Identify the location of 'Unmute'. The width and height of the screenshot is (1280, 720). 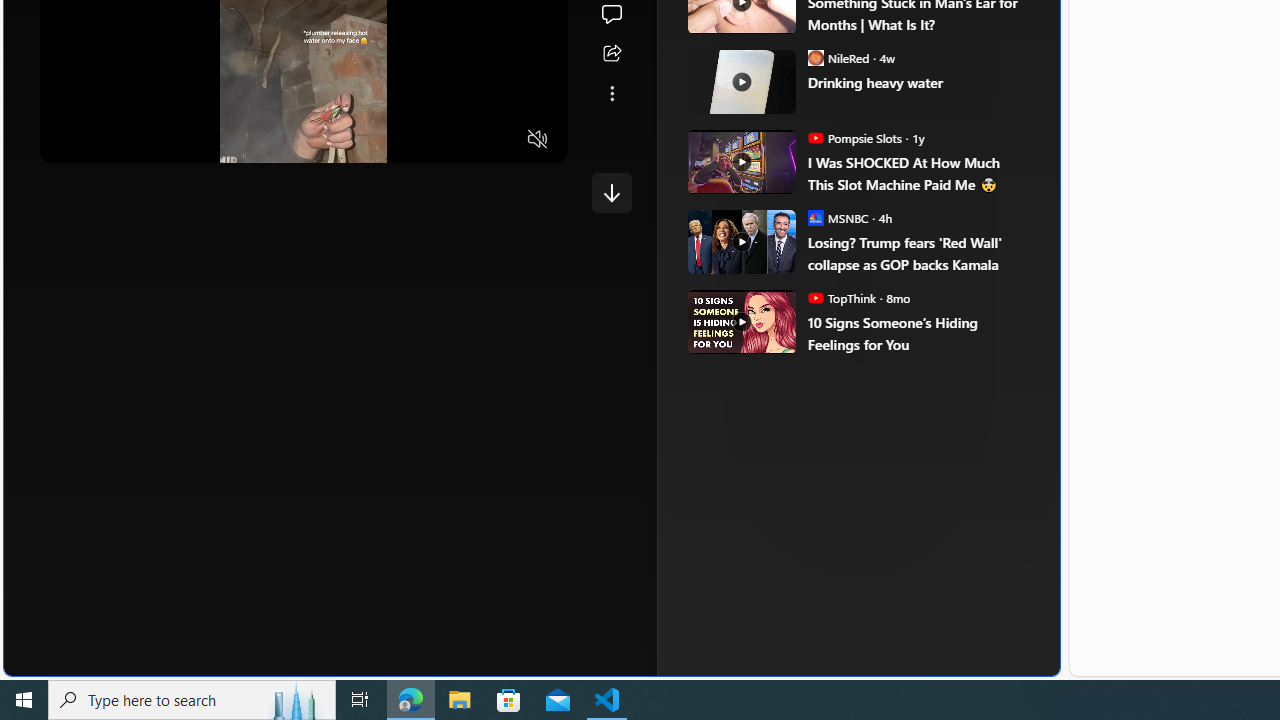
(538, 138).